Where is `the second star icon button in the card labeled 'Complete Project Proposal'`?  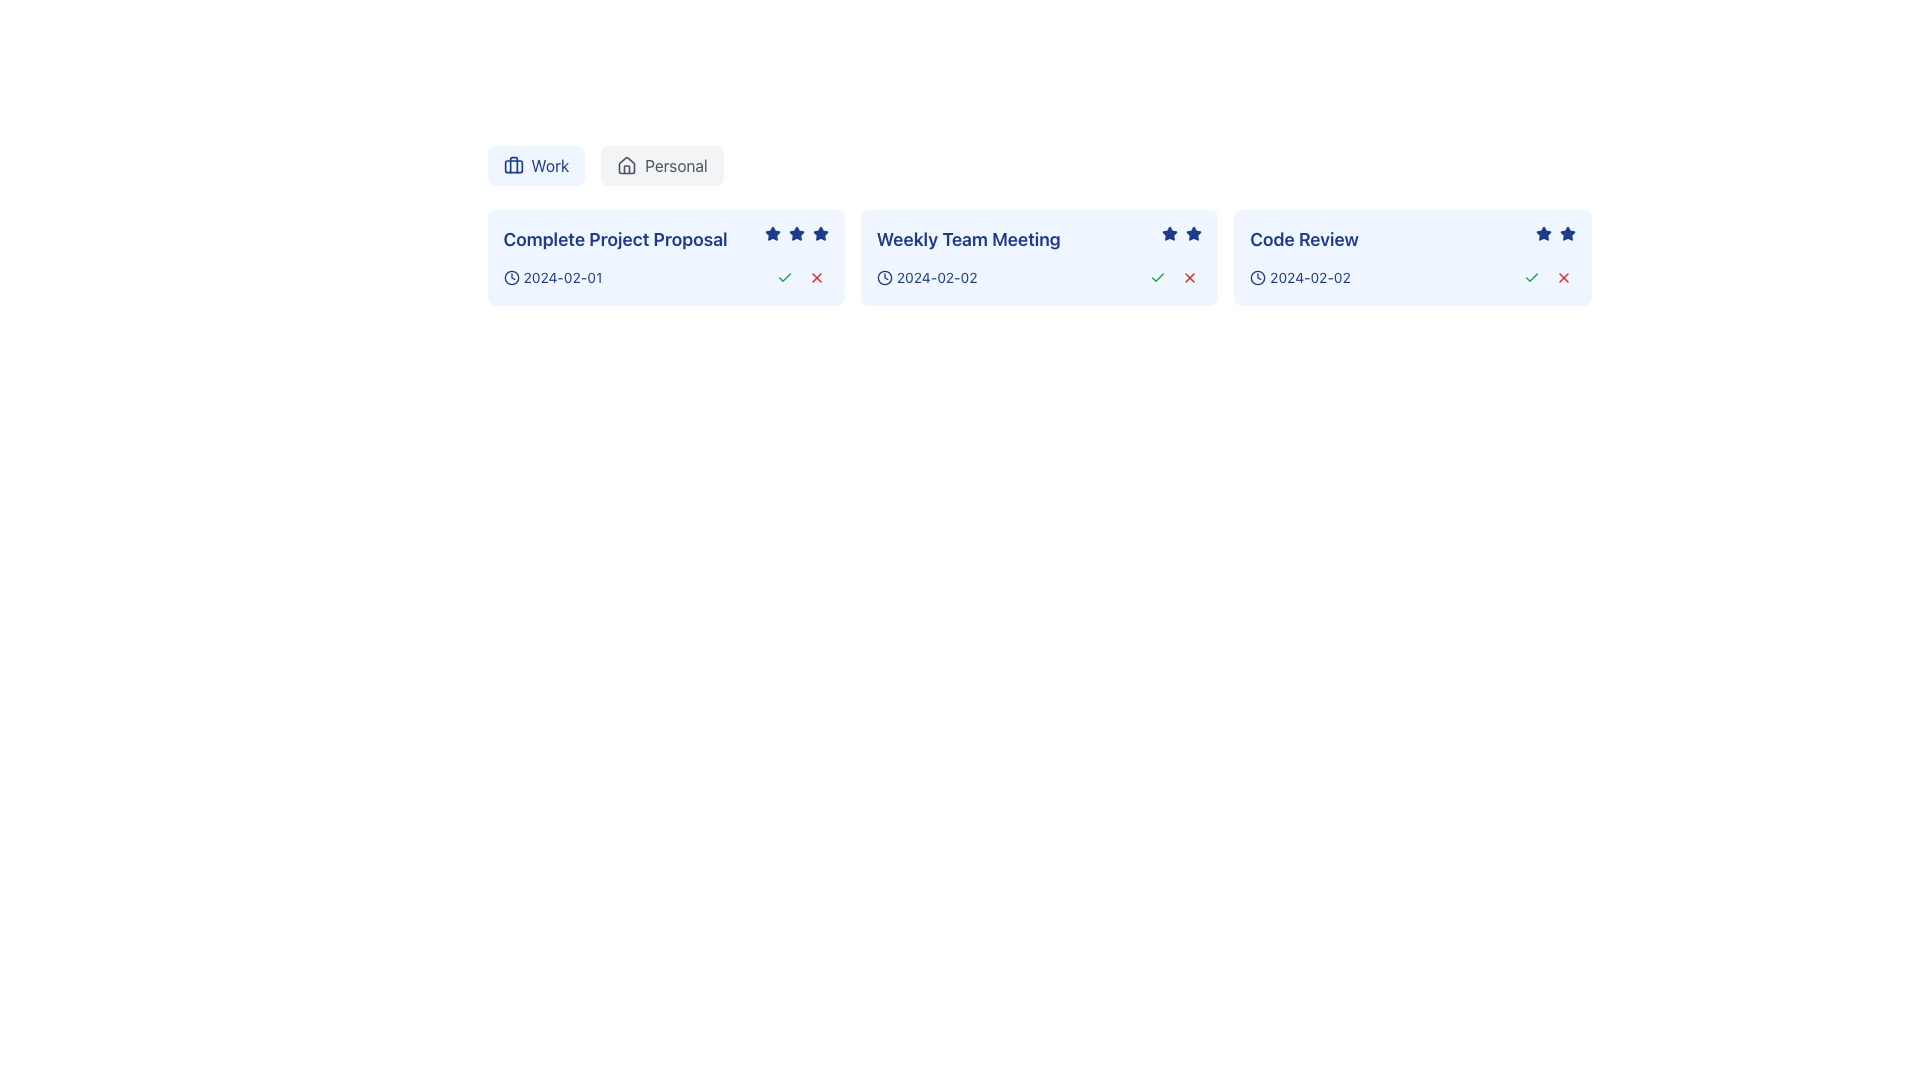 the second star icon button in the card labeled 'Complete Project Proposal' is located at coordinates (820, 232).